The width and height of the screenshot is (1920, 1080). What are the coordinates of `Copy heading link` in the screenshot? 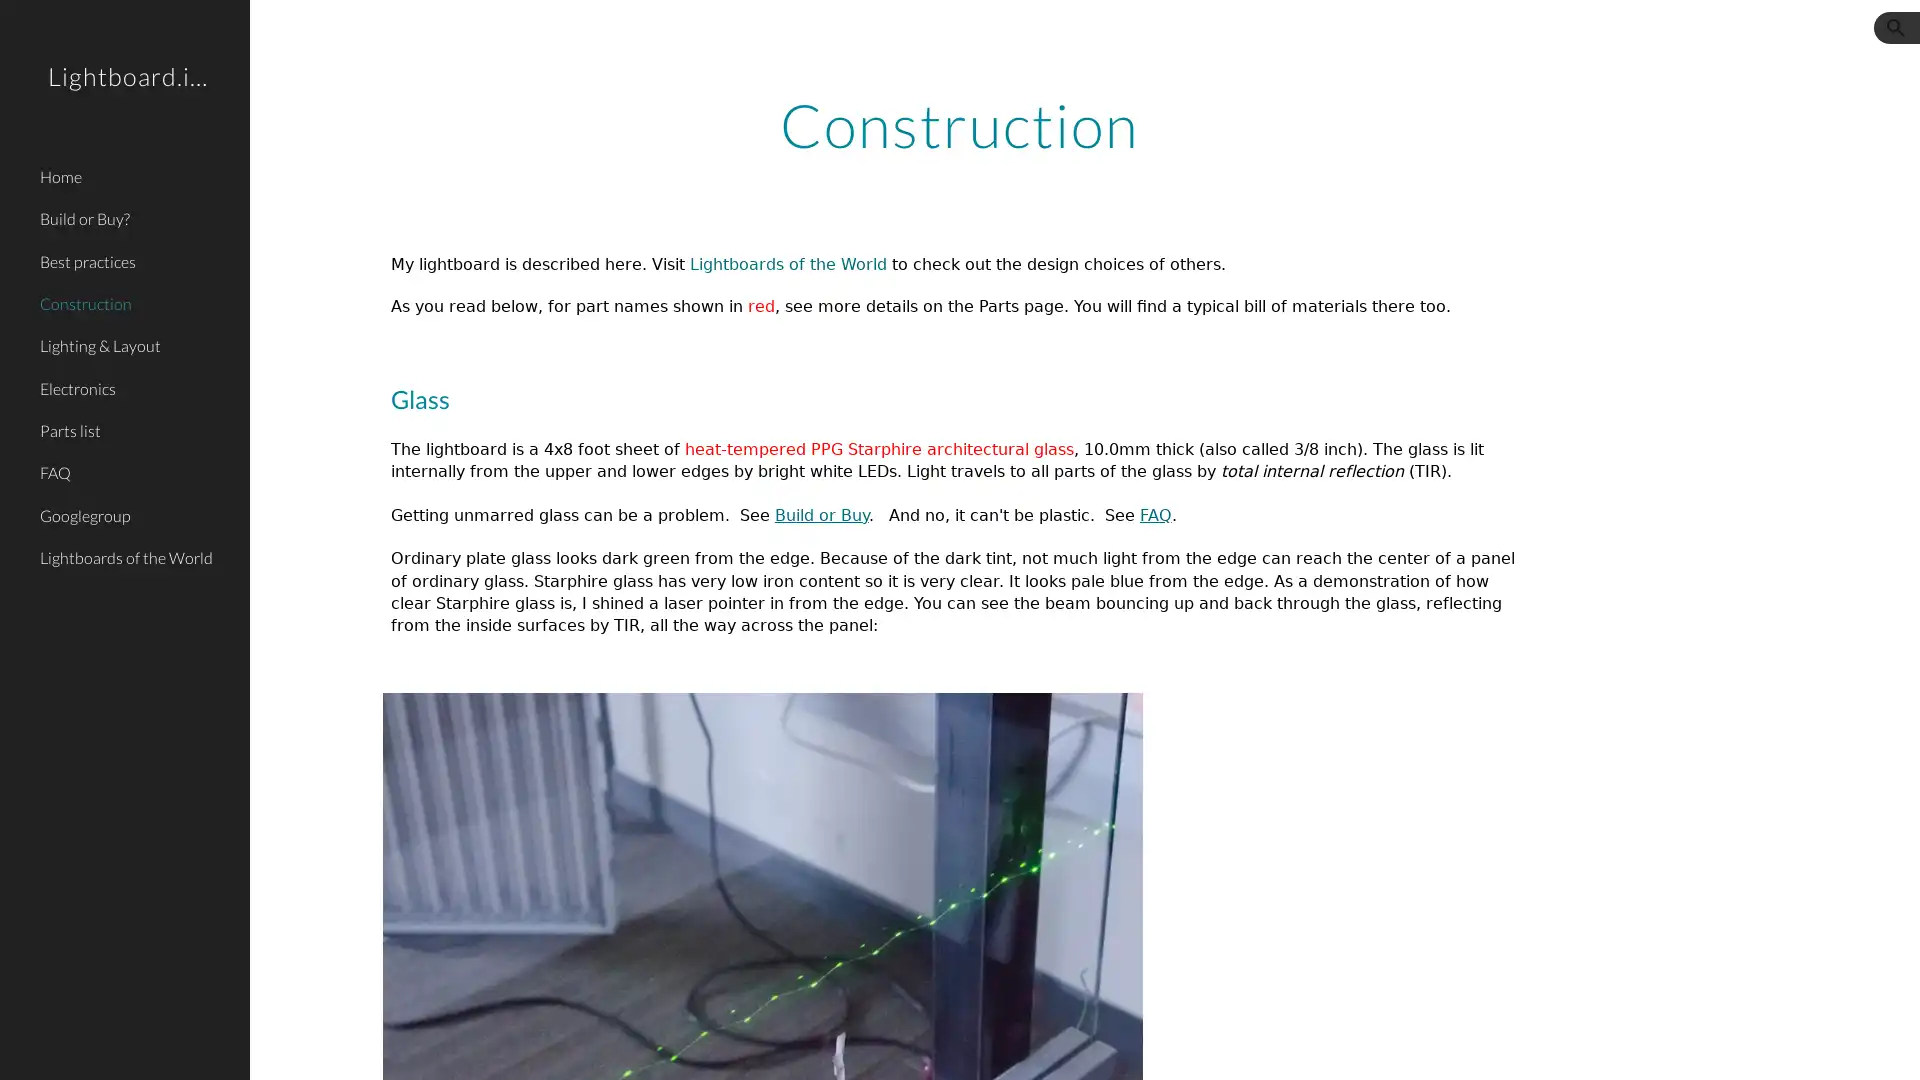 It's located at (595, 398).